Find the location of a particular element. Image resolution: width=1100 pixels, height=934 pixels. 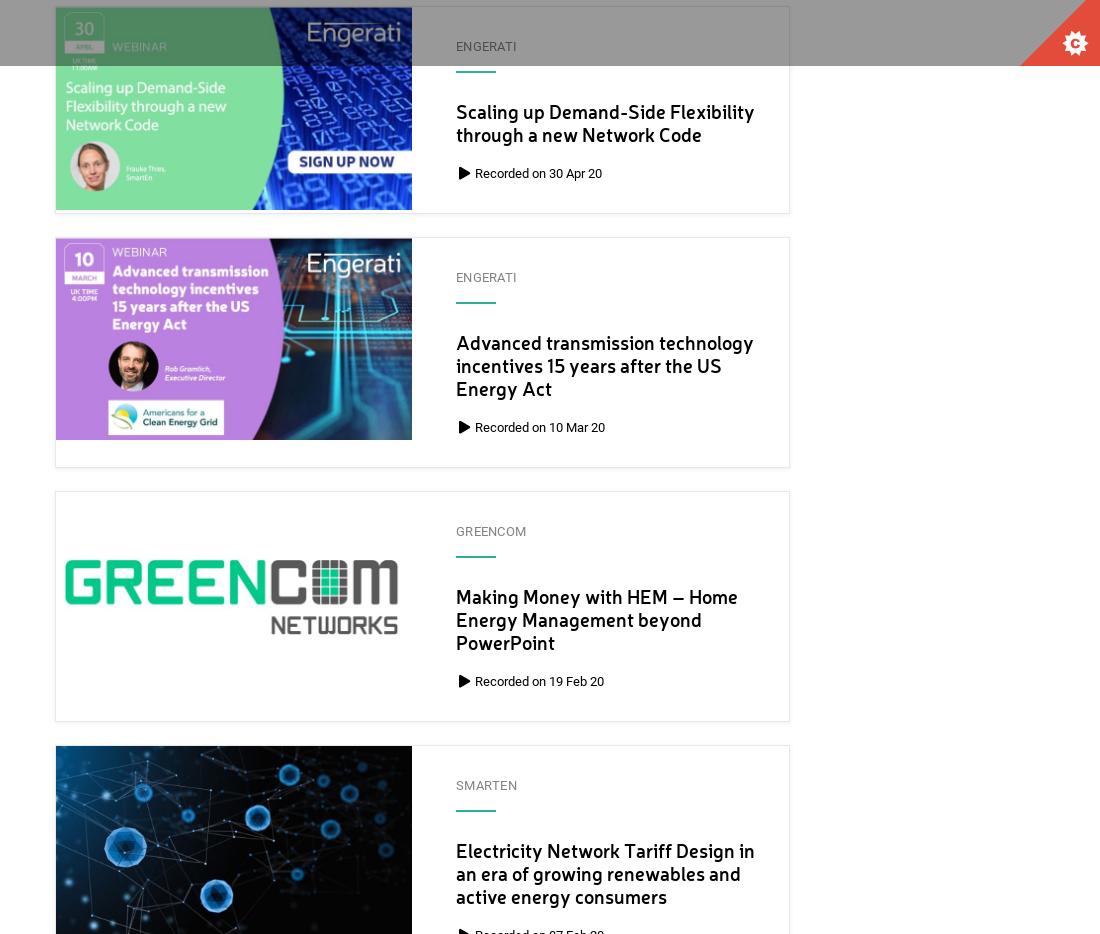

'Recorded on 10 Mar 20' is located at coordinates (471, 427).